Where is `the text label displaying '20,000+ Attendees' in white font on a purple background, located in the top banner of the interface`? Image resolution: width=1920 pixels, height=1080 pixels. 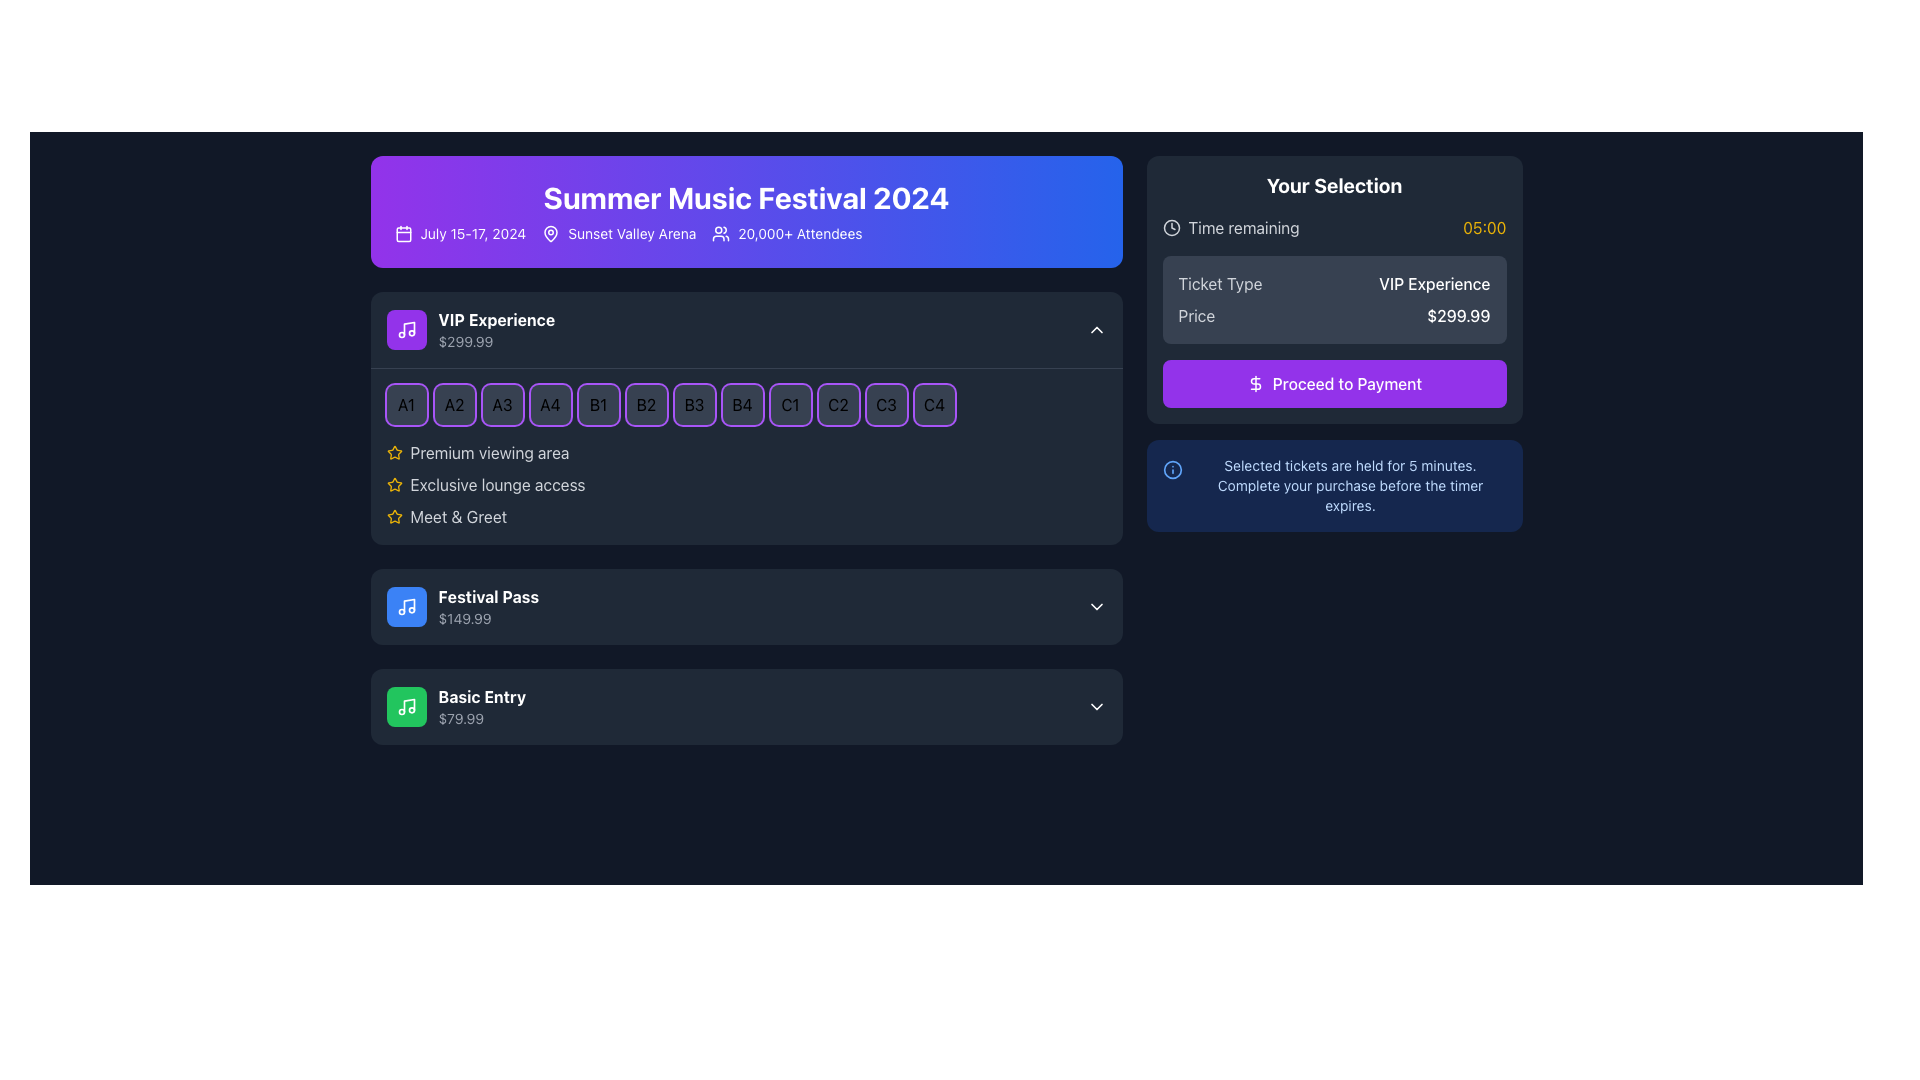 the text label displaying '20,000+ Attendees' in white font on a purple background, located in the top banner of the interface is located at coordinates (800, 233).